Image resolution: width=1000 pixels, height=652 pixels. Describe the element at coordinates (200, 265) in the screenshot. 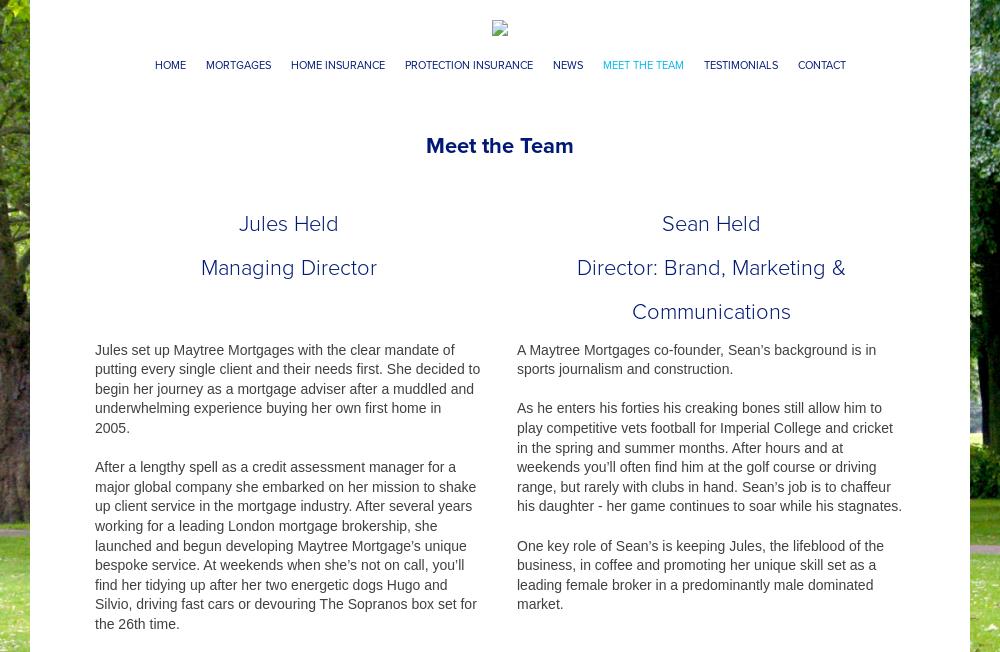

I see `'Managing Director'` at that location.